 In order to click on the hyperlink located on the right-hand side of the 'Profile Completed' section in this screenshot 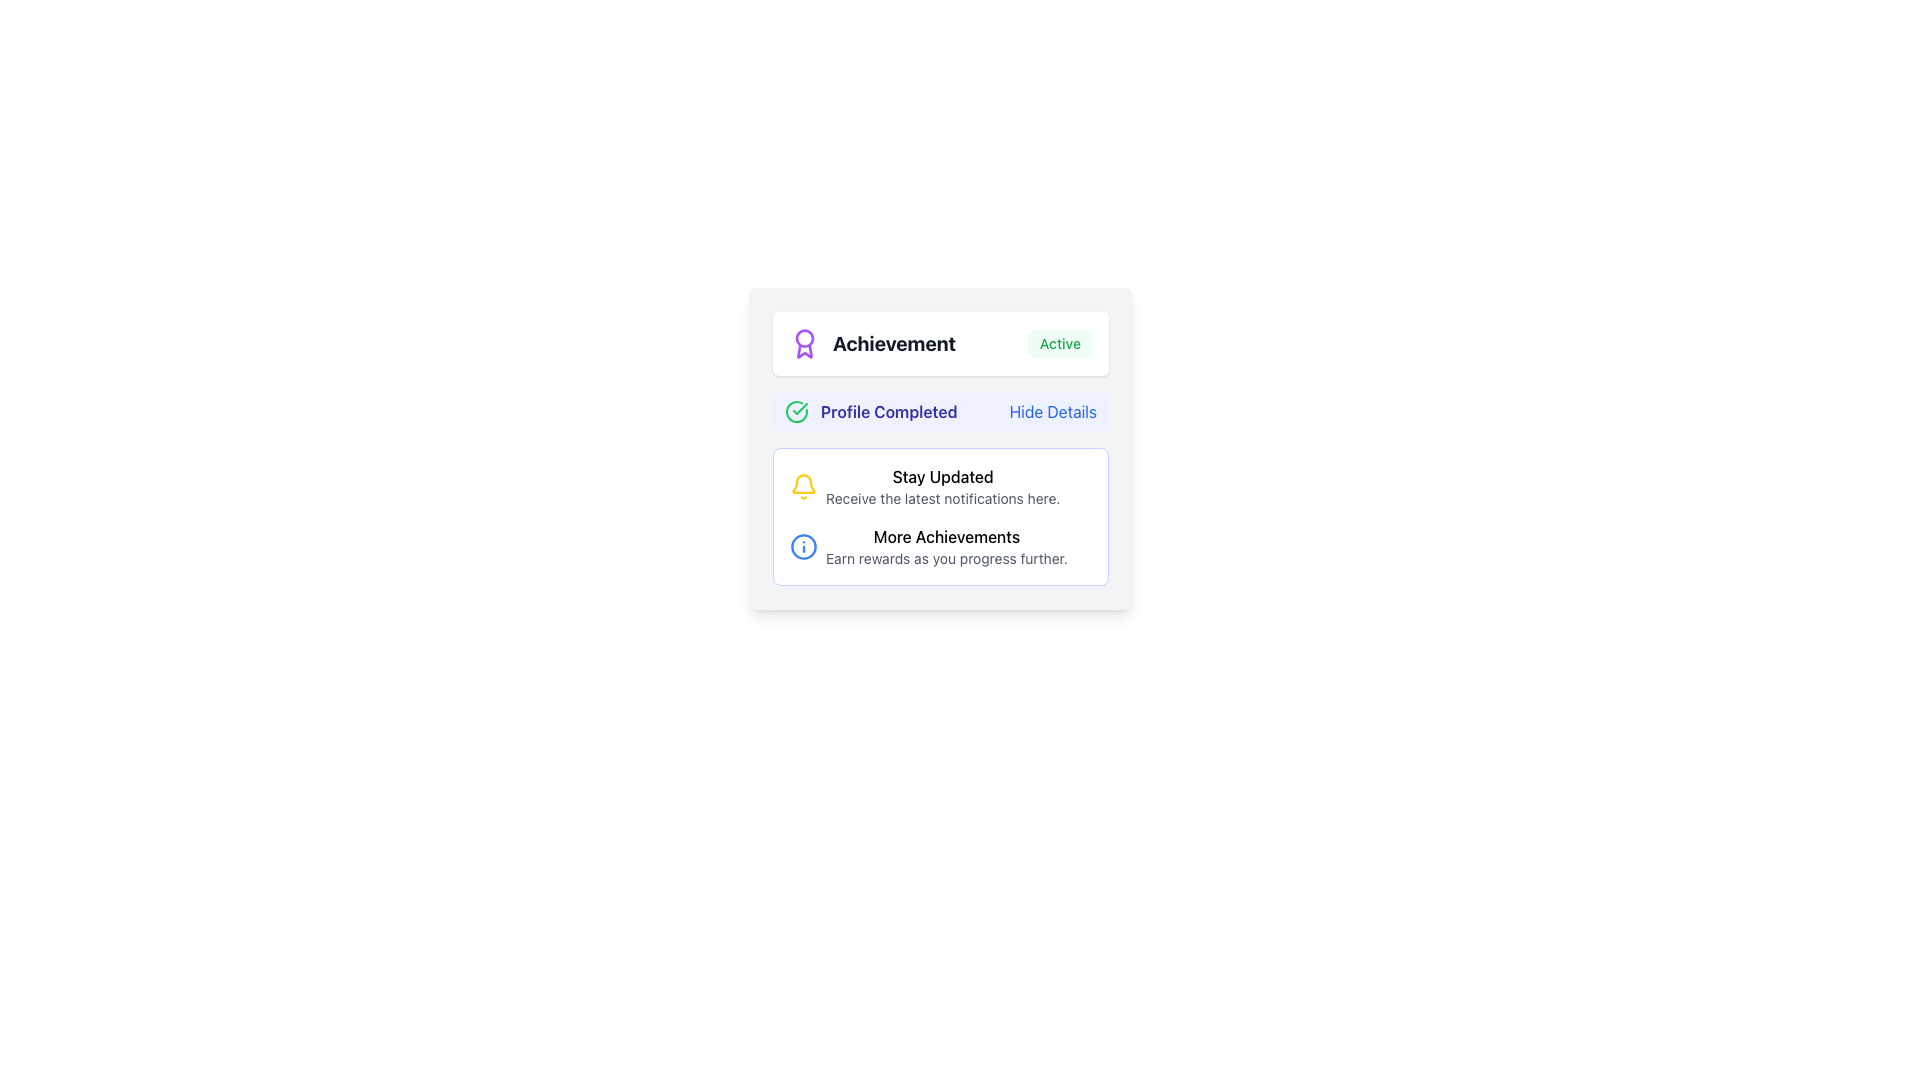, I will do `click(1052, 411)`.